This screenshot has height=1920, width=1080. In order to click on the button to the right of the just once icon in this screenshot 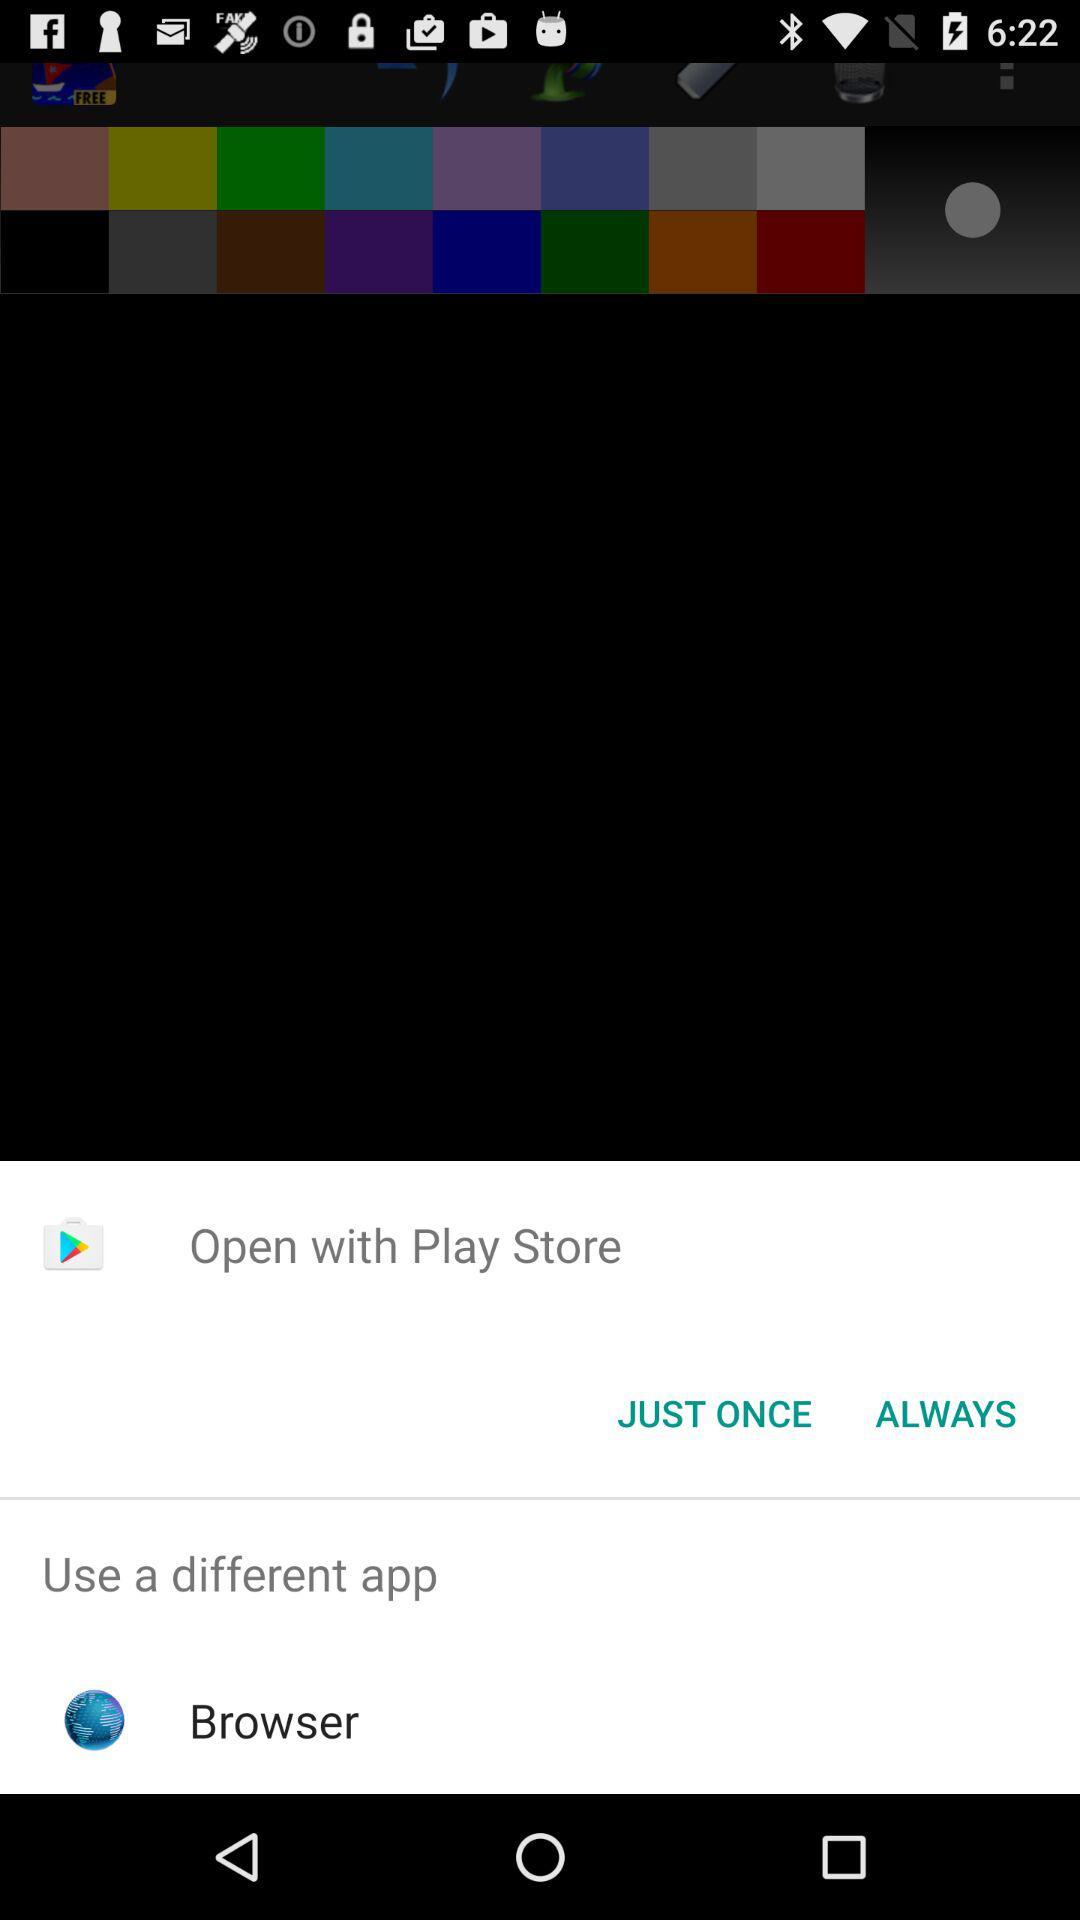, I will do `click(945, 1411)`.